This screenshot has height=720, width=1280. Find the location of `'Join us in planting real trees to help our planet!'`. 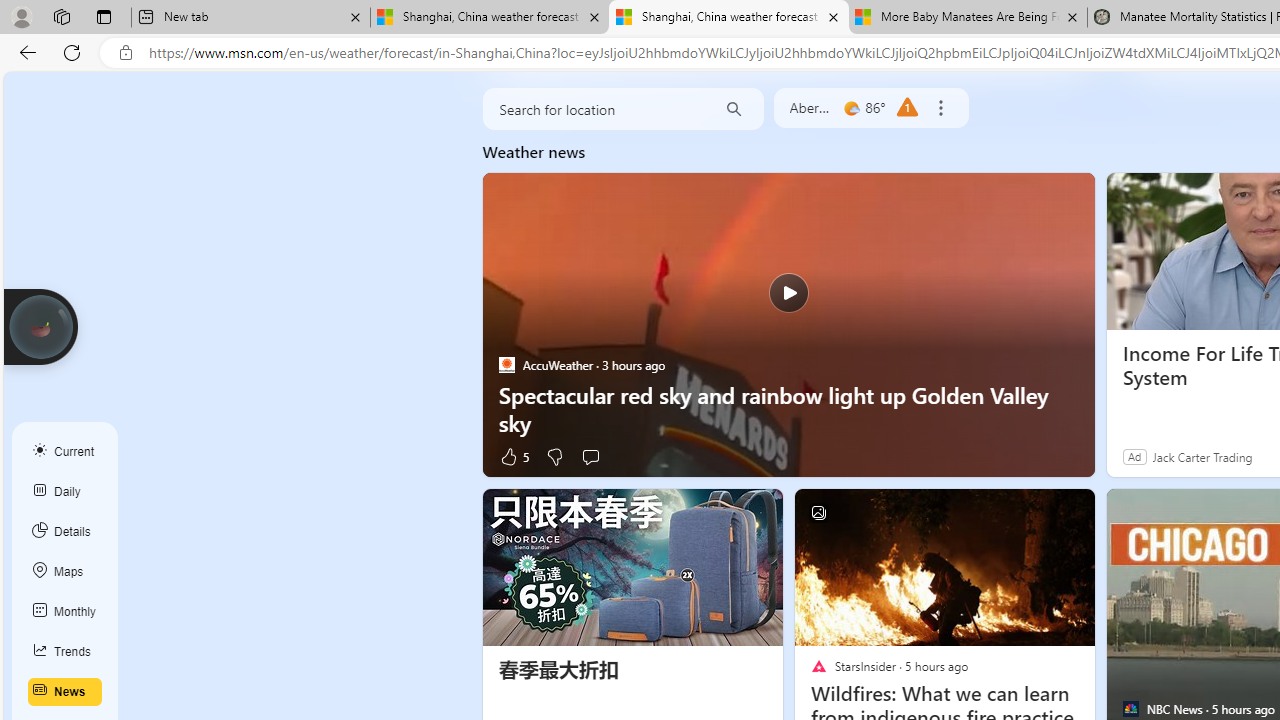

'Join us in planting real trees to help our planet!' is located at coordinates (40, 326).